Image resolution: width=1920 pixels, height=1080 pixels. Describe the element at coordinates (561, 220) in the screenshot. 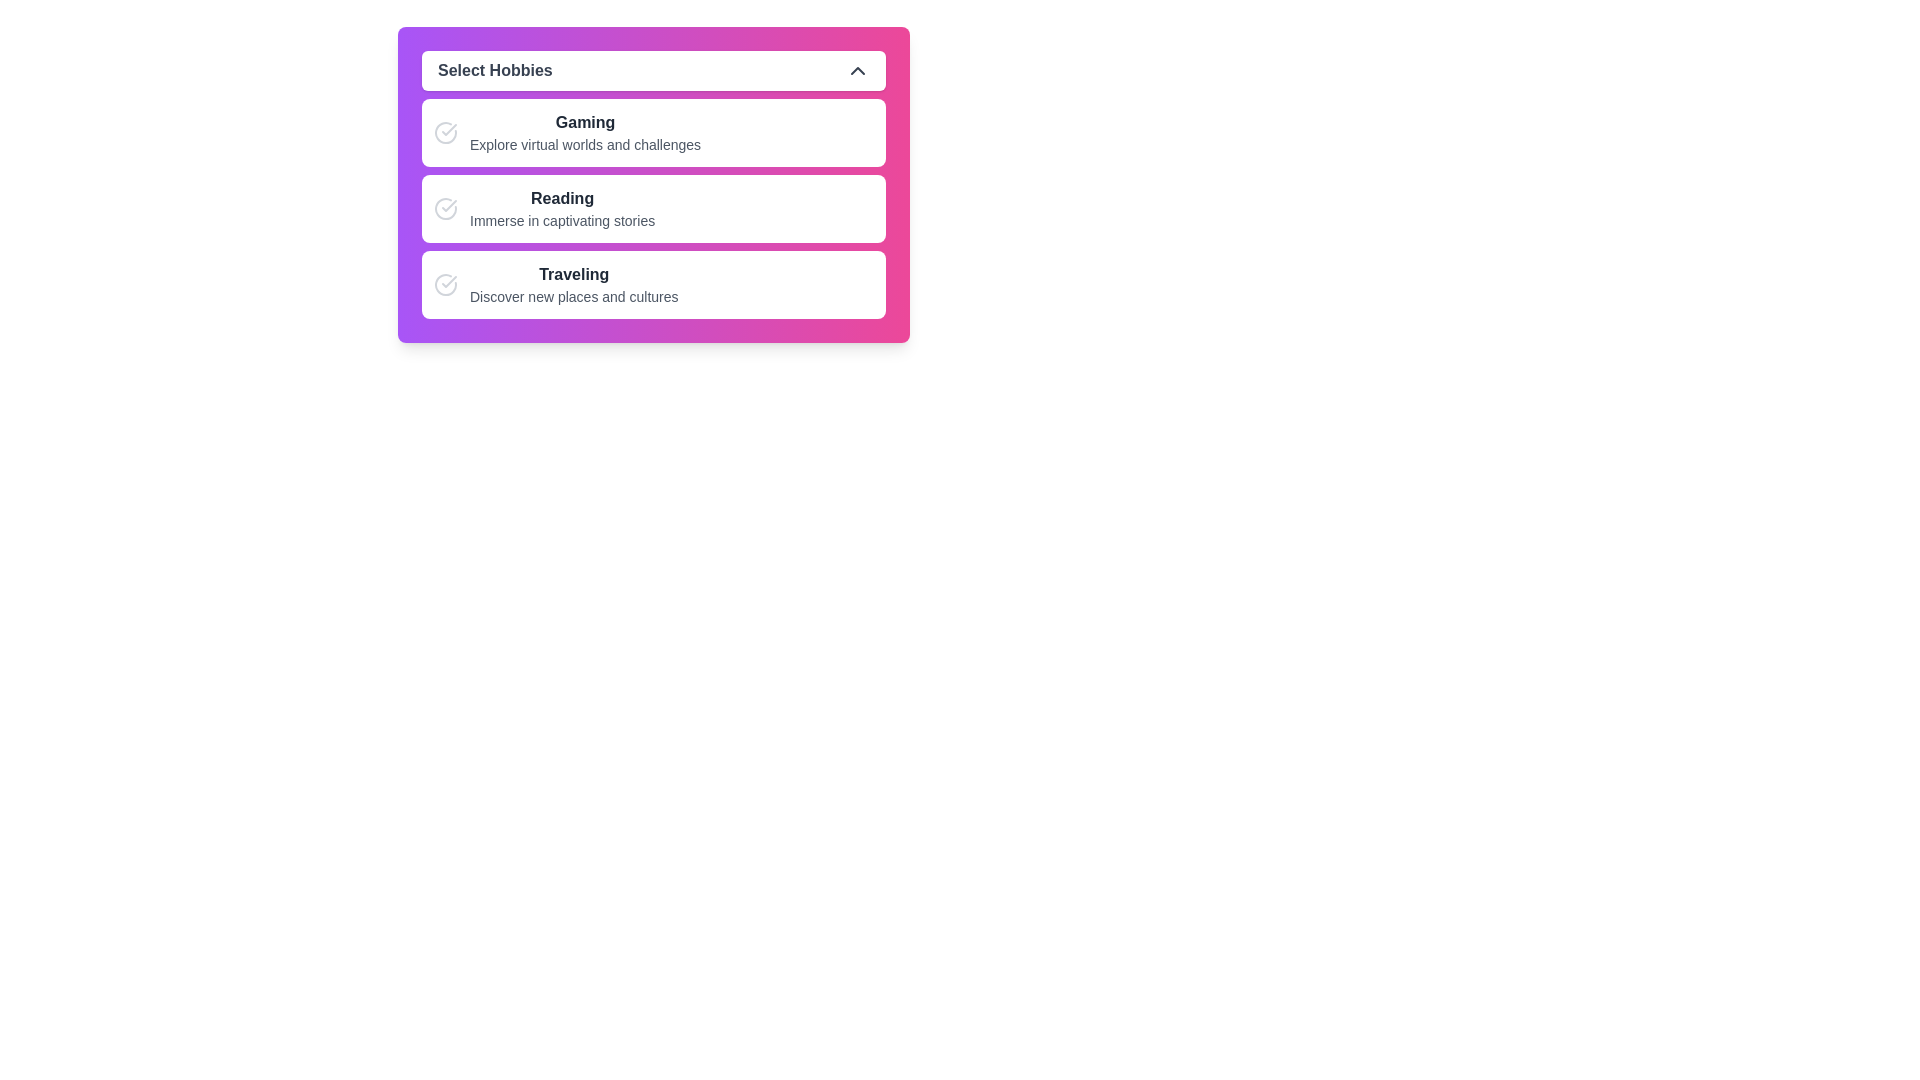

I see `the text element that displays the phrase 'Immerse in captivating stories', which is centrally aligned beneath the heading 'Reading' and positioned between 'Gaming' and 'Traveling'` at that location.